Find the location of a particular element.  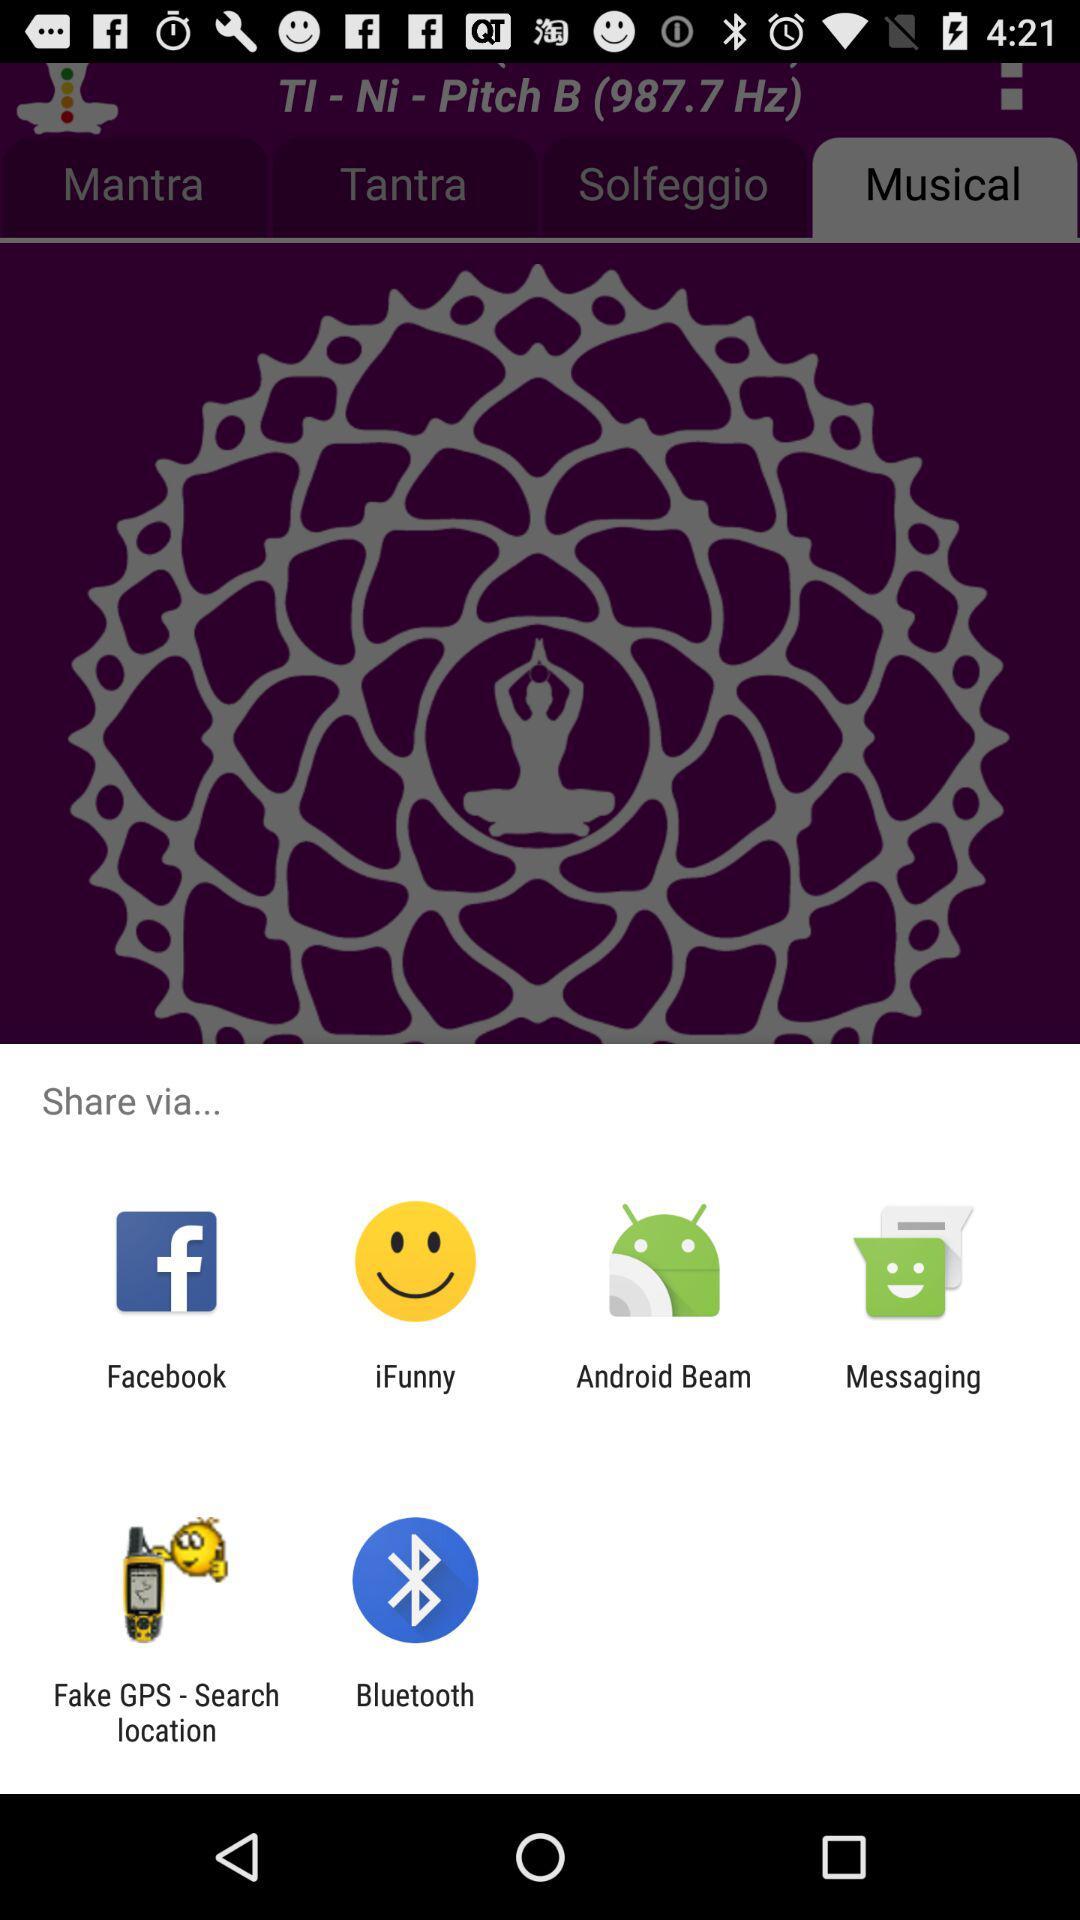

app next to android beam app is located at coordinates (414, 1392).